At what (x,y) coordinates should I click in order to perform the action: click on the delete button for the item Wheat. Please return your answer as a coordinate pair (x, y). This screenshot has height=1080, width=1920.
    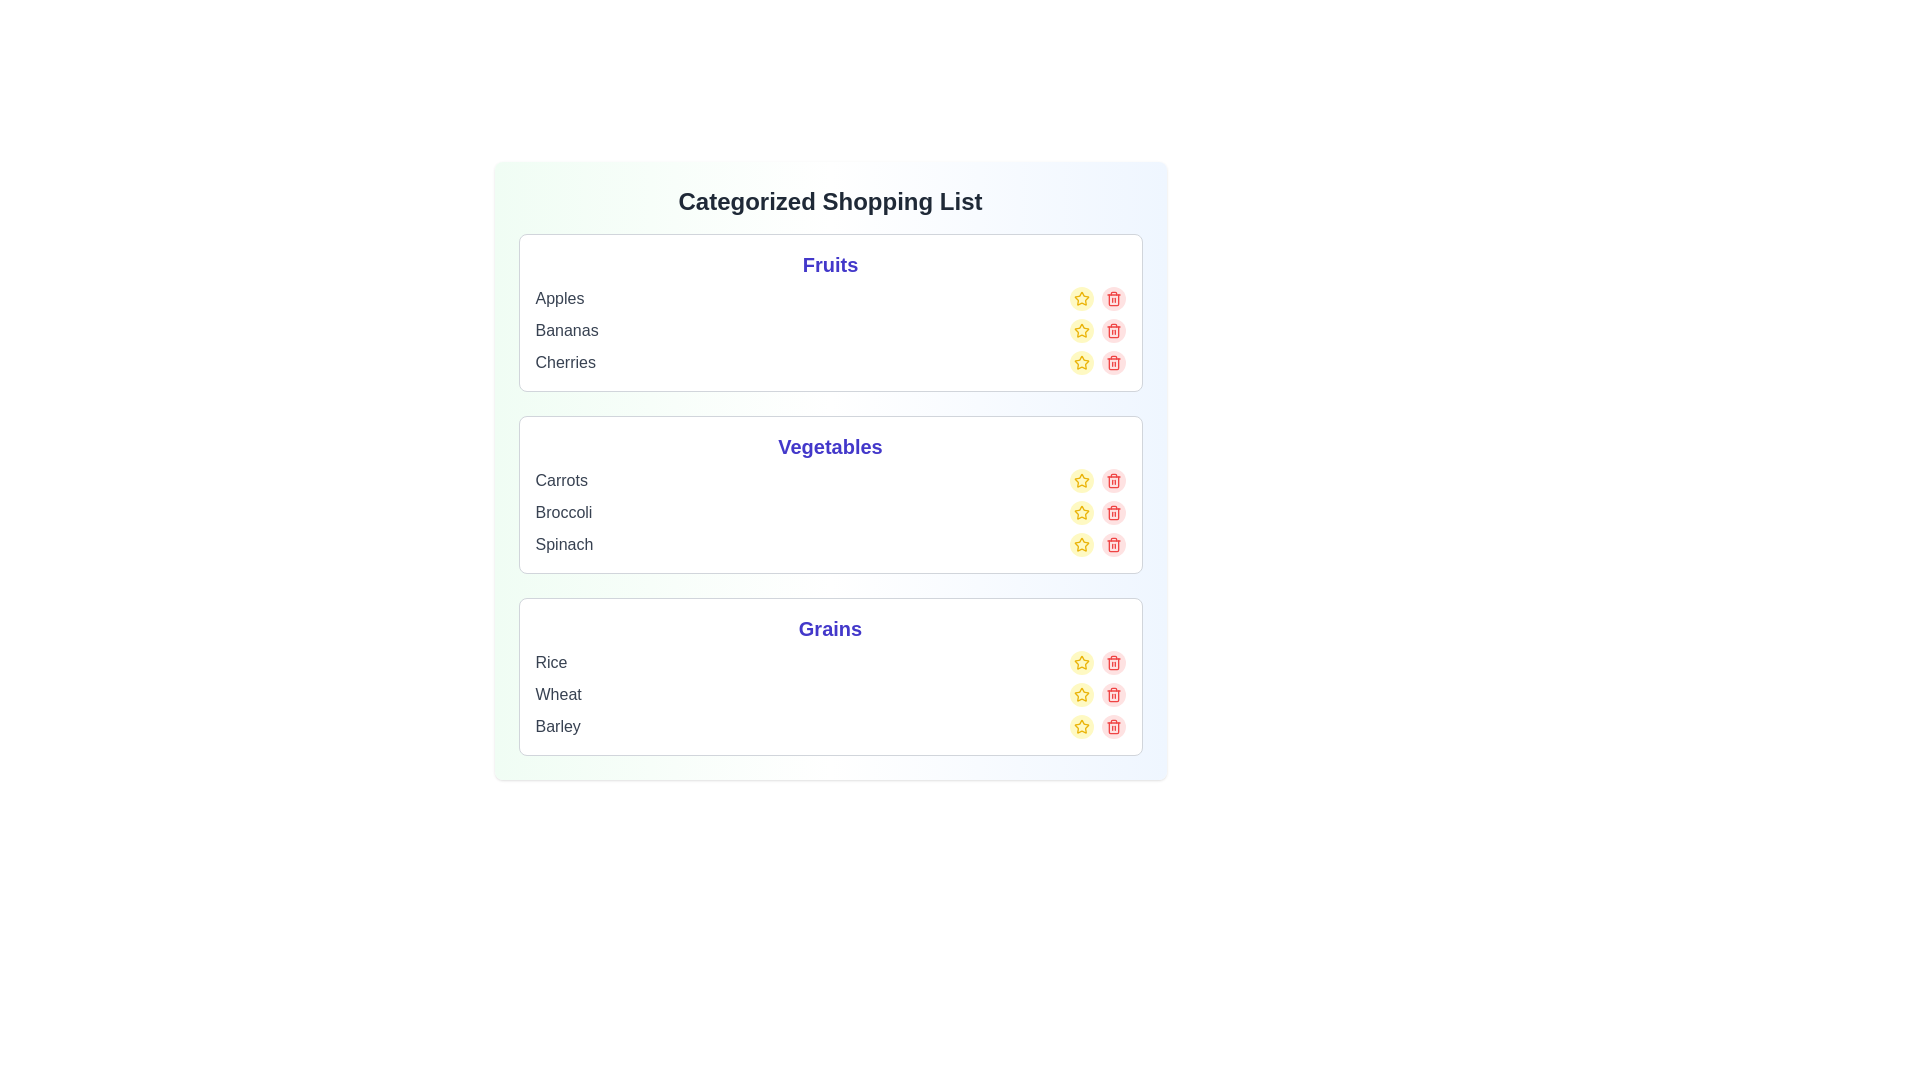
    Looking at the image, I should click on (1112, 693).